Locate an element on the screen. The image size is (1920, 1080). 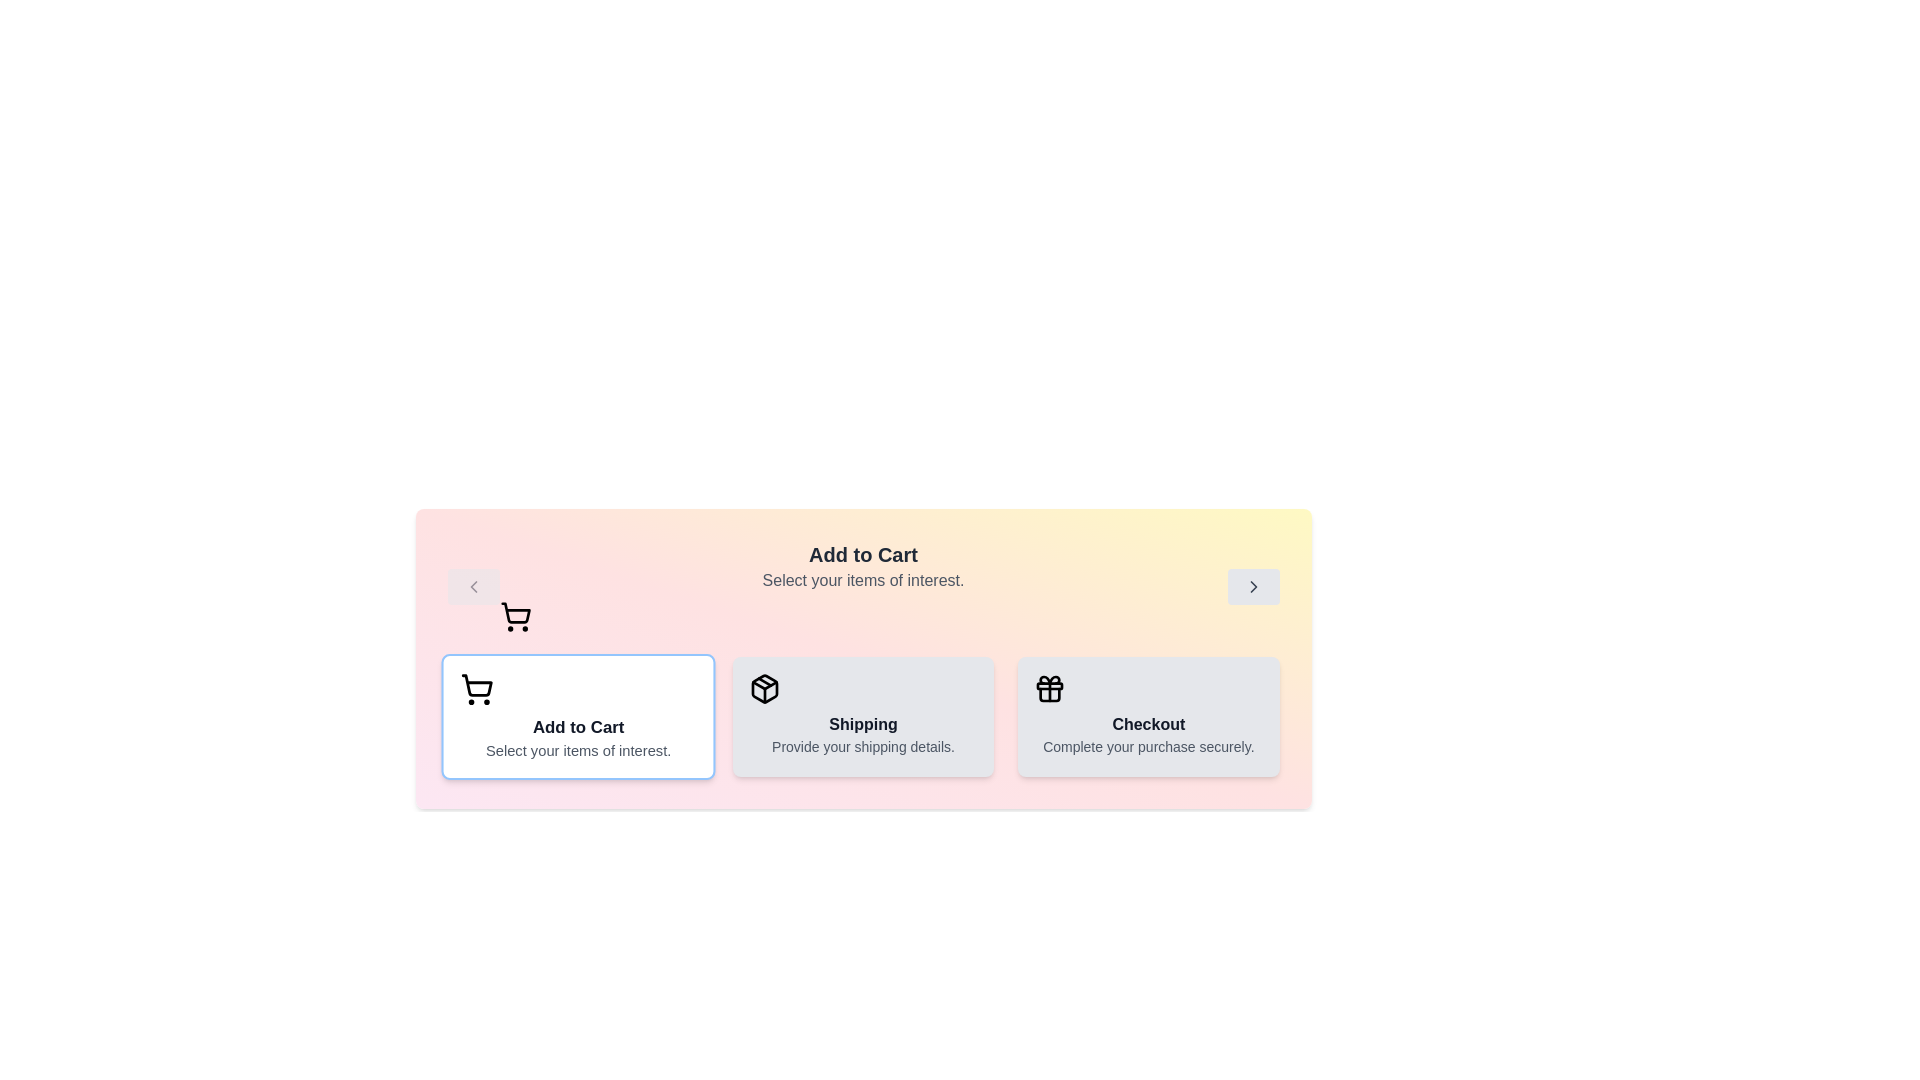
the navigational icon located in the top-left corner of the button, which directs users back to a previous interface or section is located at coordinates (472, 585).